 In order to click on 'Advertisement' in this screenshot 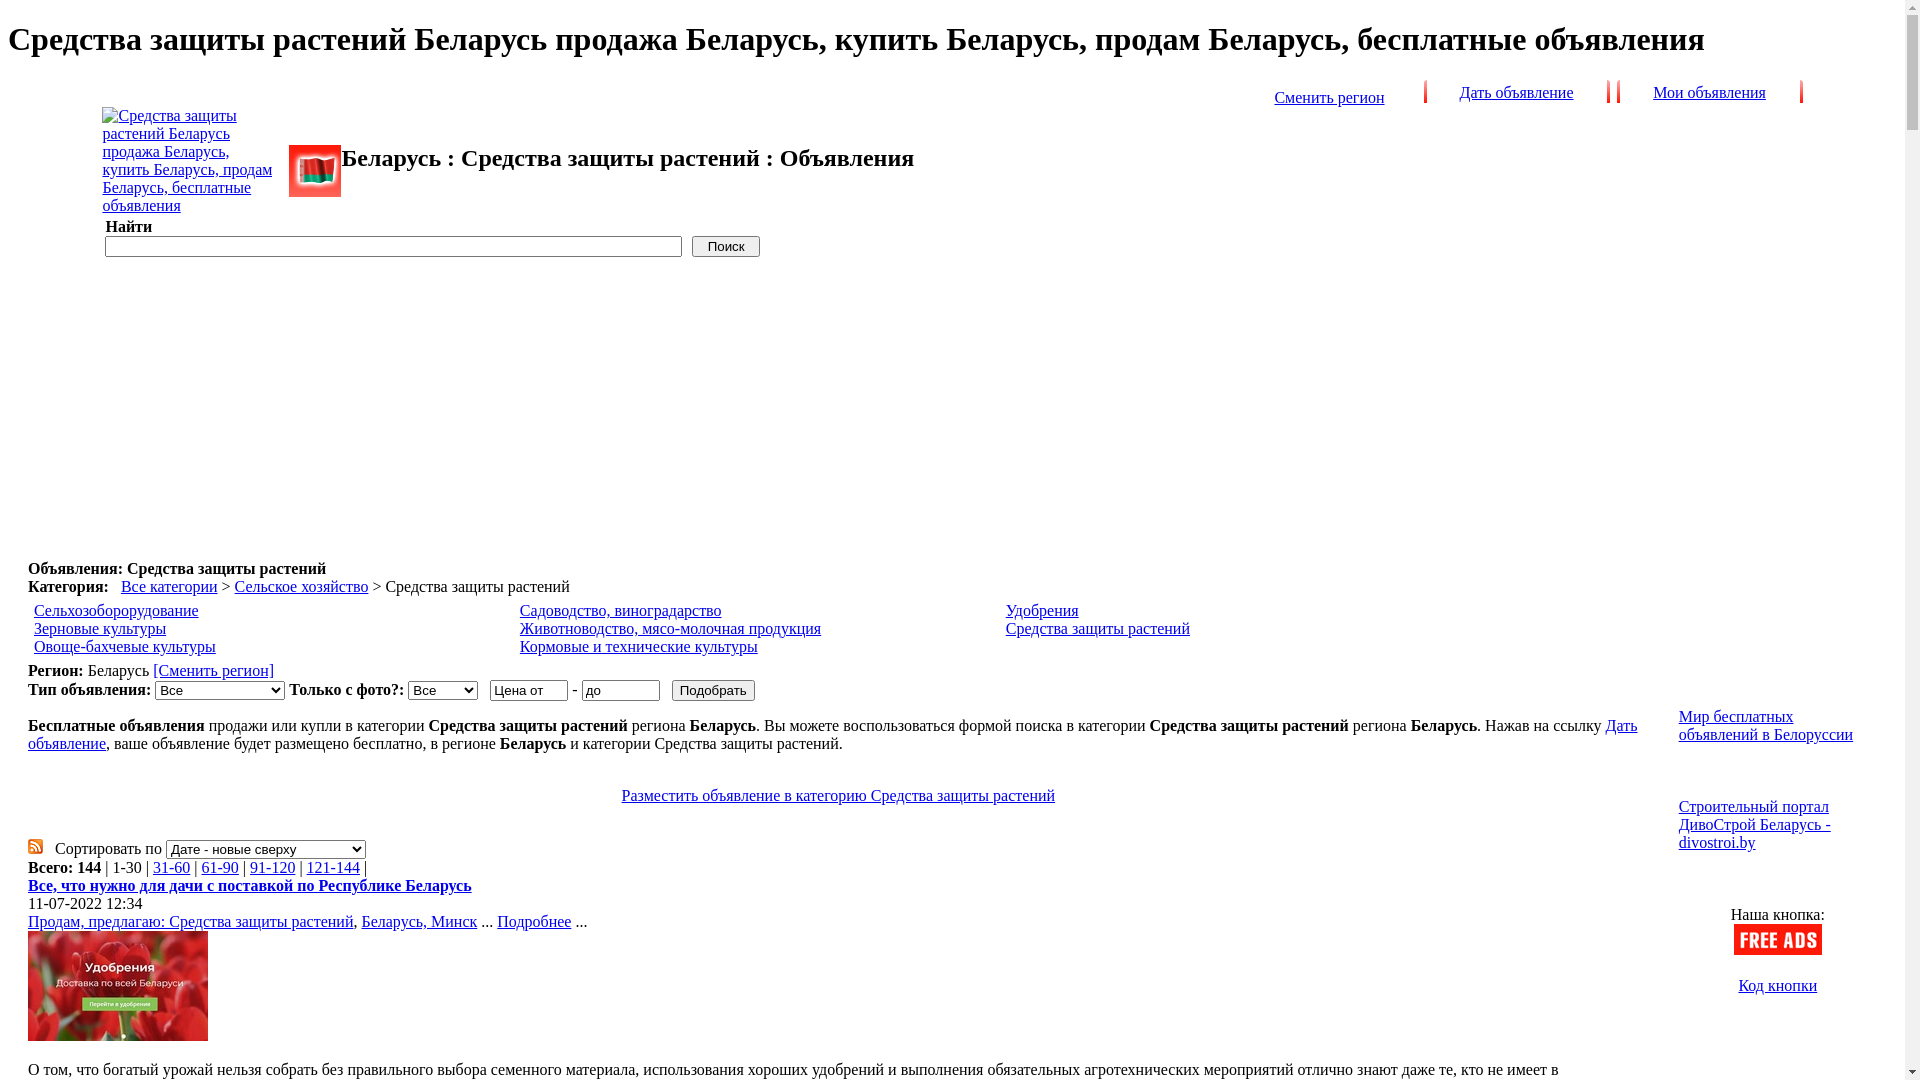, I will do `click(701, 400)`.